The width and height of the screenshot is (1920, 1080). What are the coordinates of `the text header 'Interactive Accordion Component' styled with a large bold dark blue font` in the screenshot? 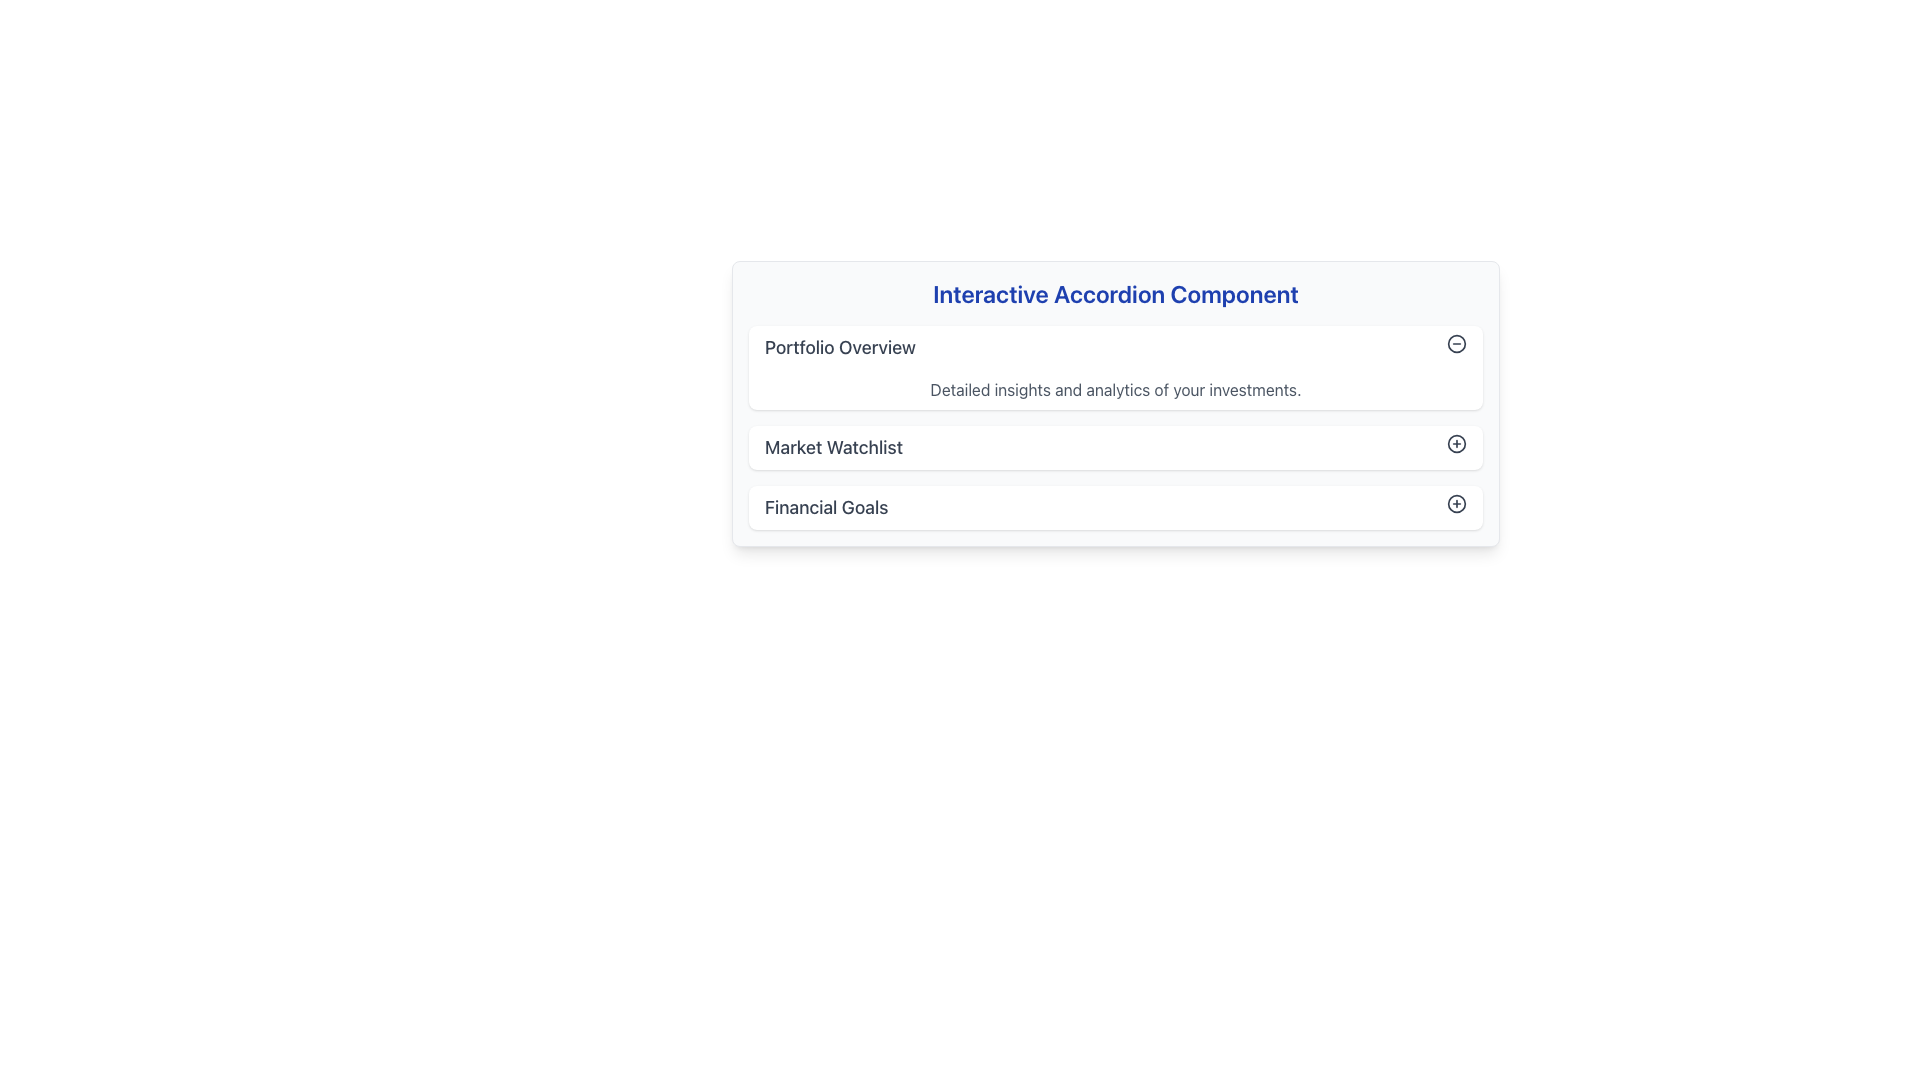 It's located at (1115, 293).